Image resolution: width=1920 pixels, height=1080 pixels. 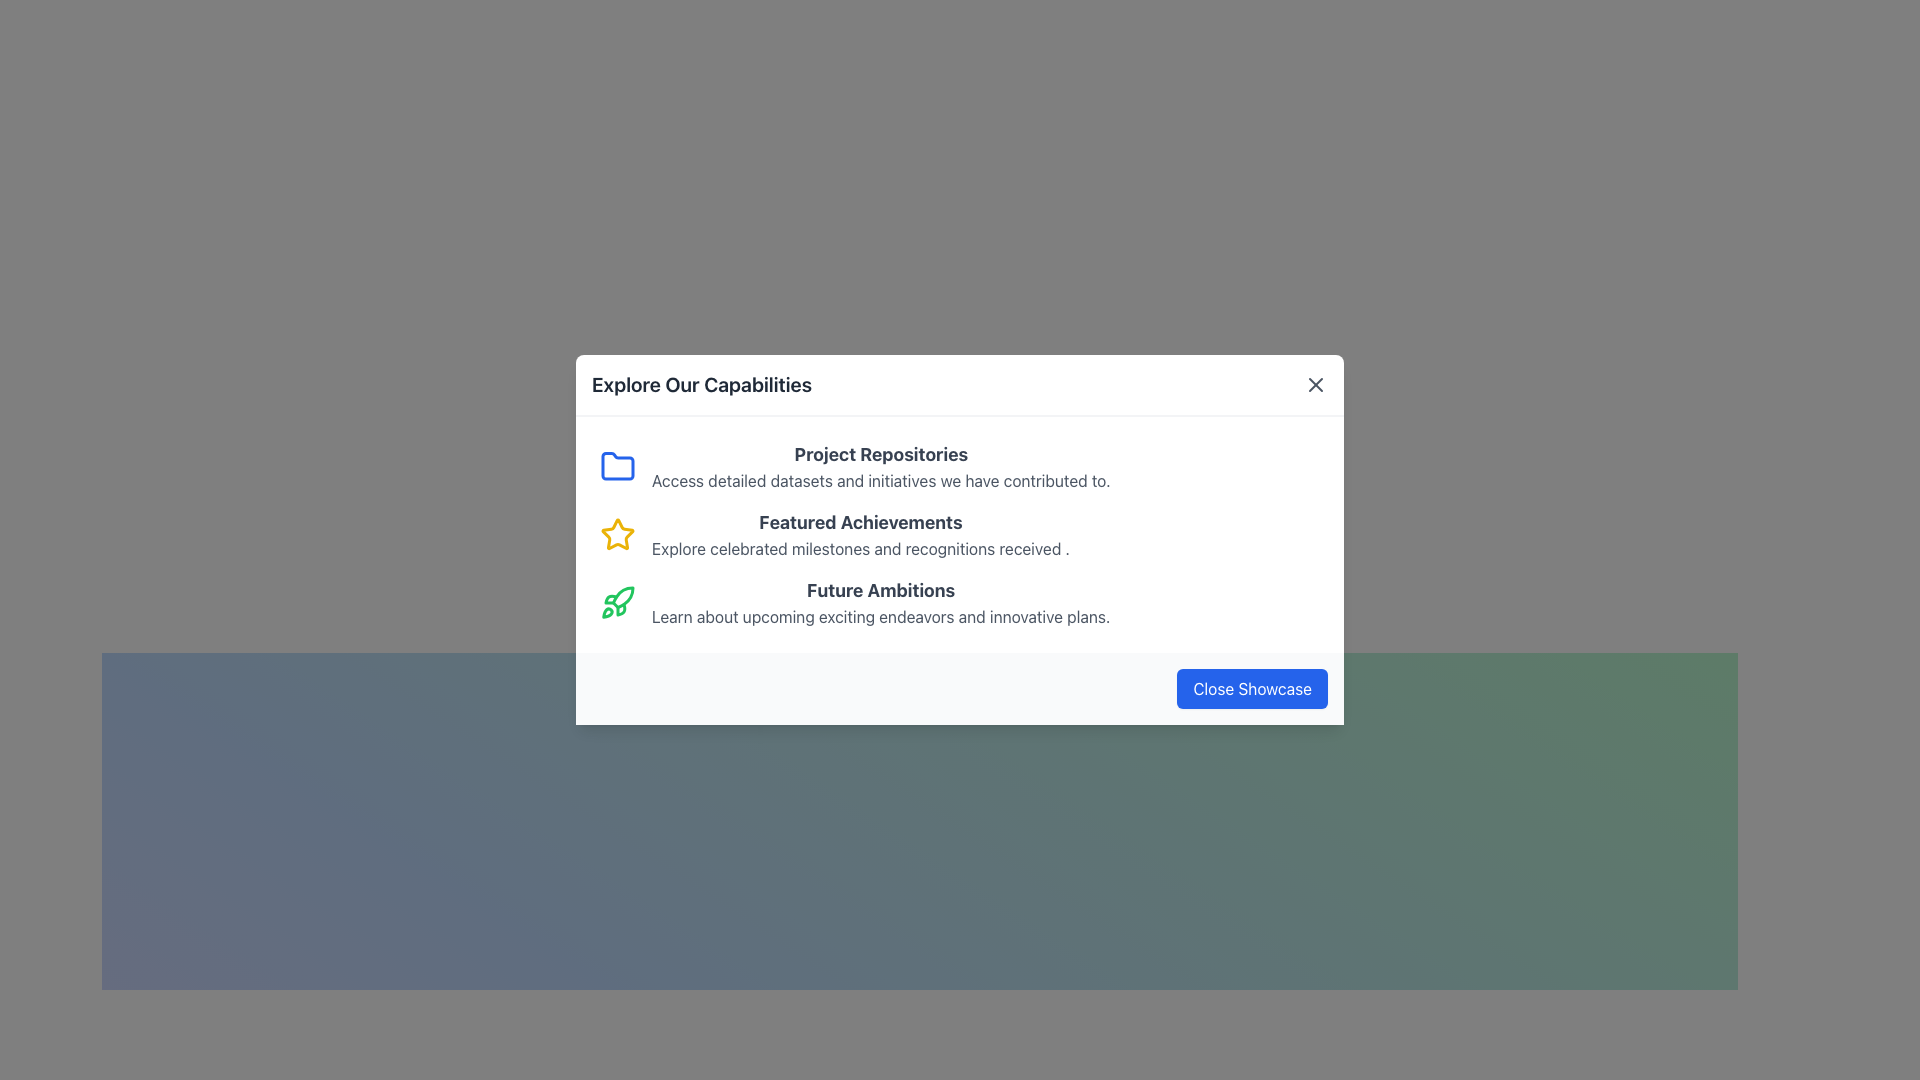 I want to click on the 'Project Repositories' icon located in the first row of the list under 'Explore Our Capabilities' for emergent visual effects, so click(x=617, y=466).